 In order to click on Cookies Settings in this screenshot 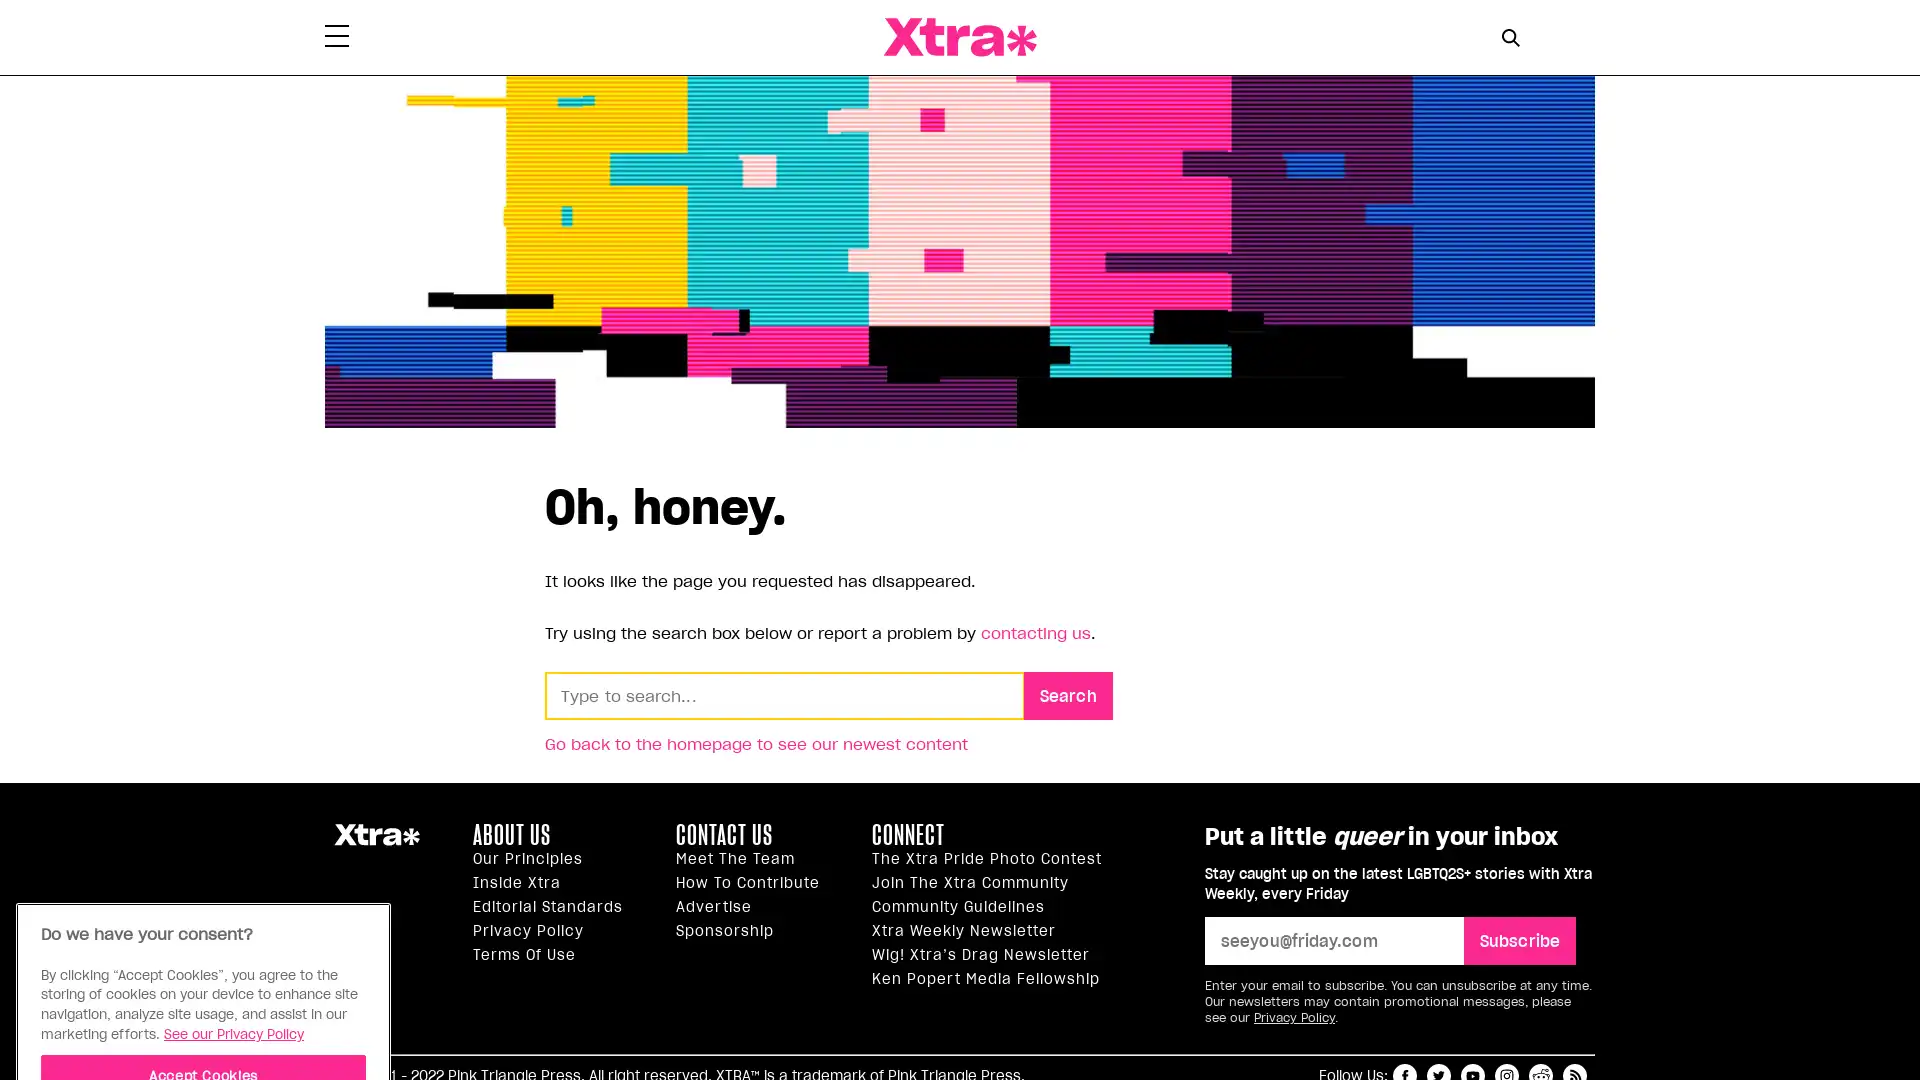, I will do `click(203, 1002)`.